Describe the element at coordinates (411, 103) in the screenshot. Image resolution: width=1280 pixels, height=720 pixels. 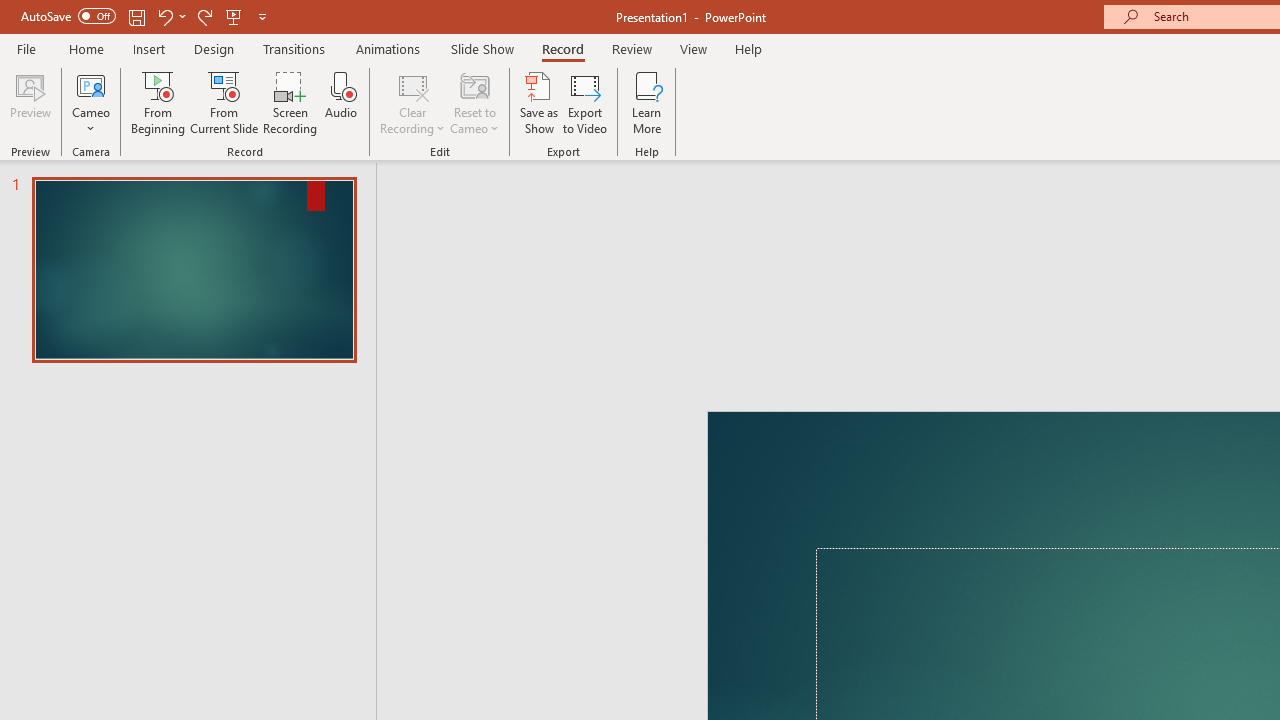
I see `'Clear Recording'` at that location.